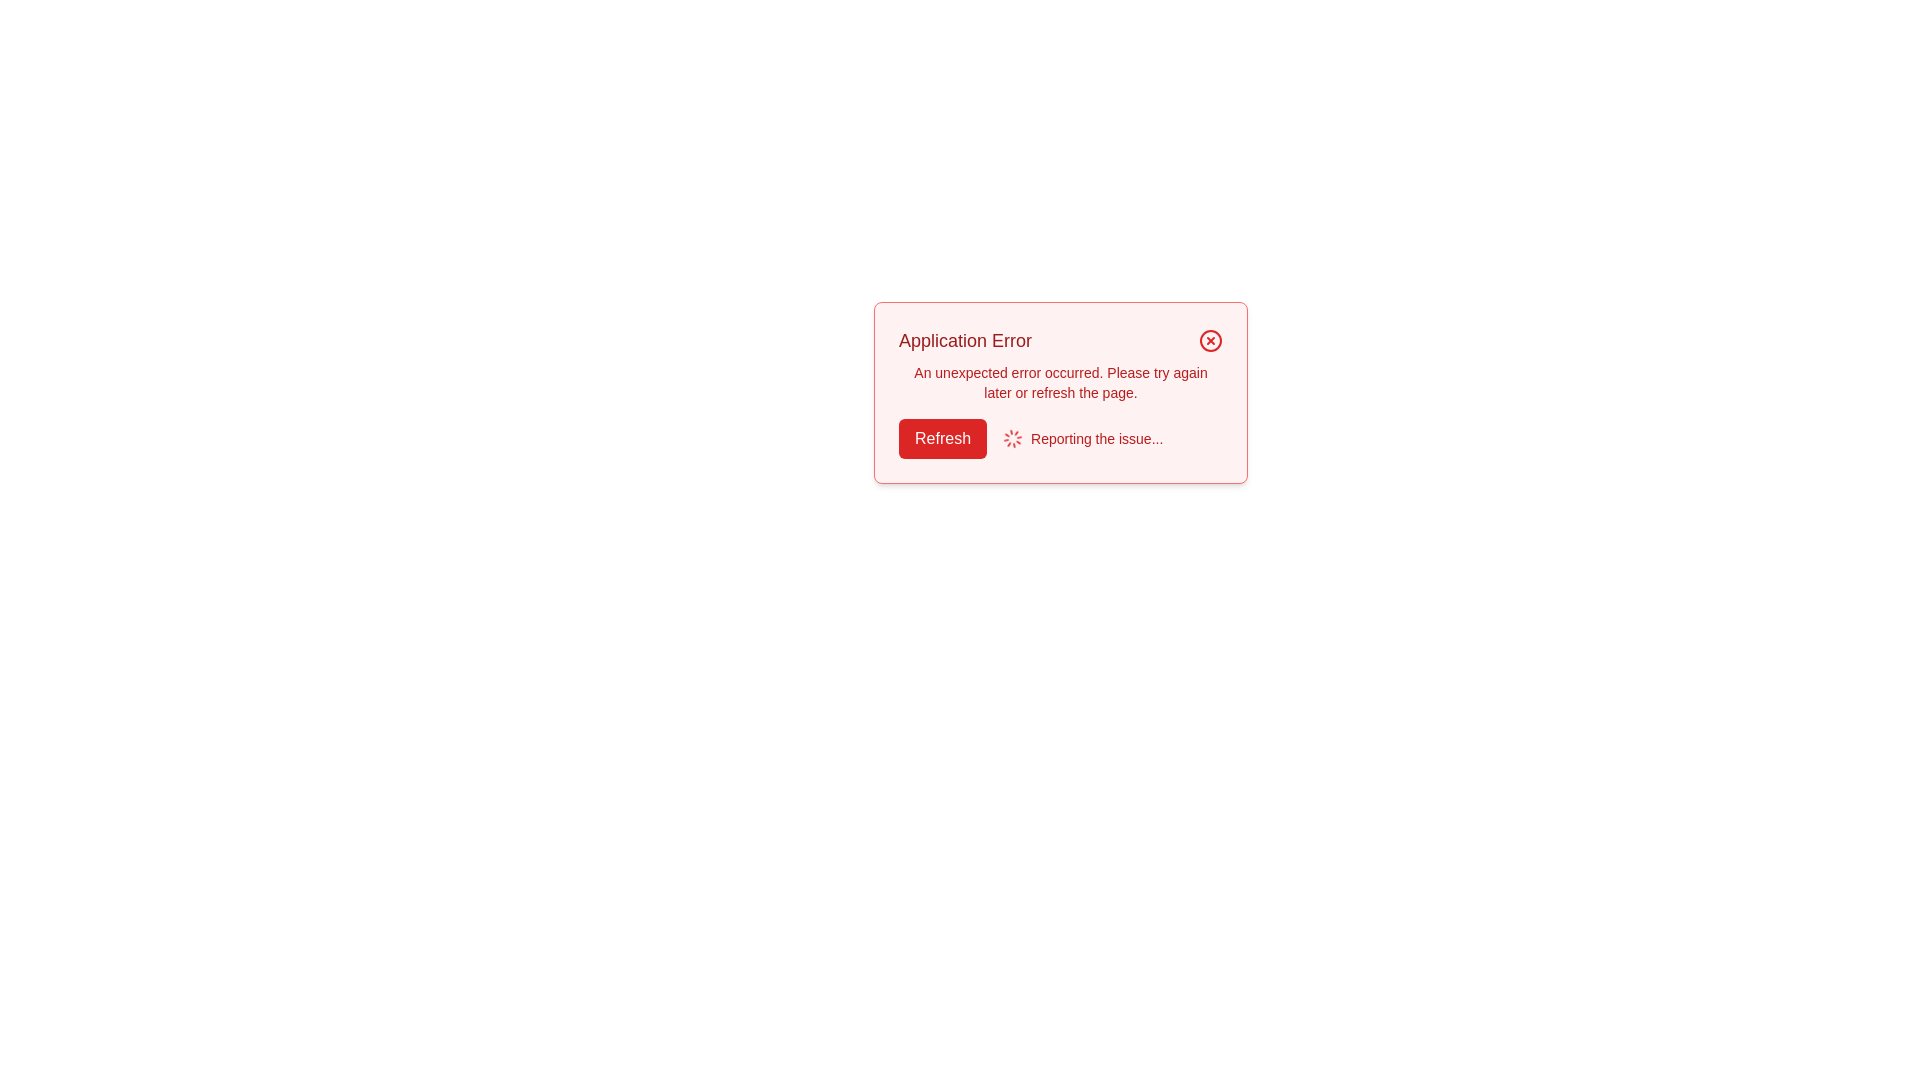 Image resolution: width=1920 pixels, height=1080 pixels. What do you see at coordinates (942, 438) in the screenshot?
I see `the 'Refresh' button, which is a red rectangular button with white text and rounded corners, located at the bottom left of the 'Application Error' dialog box` at bounding box center [942, 438].